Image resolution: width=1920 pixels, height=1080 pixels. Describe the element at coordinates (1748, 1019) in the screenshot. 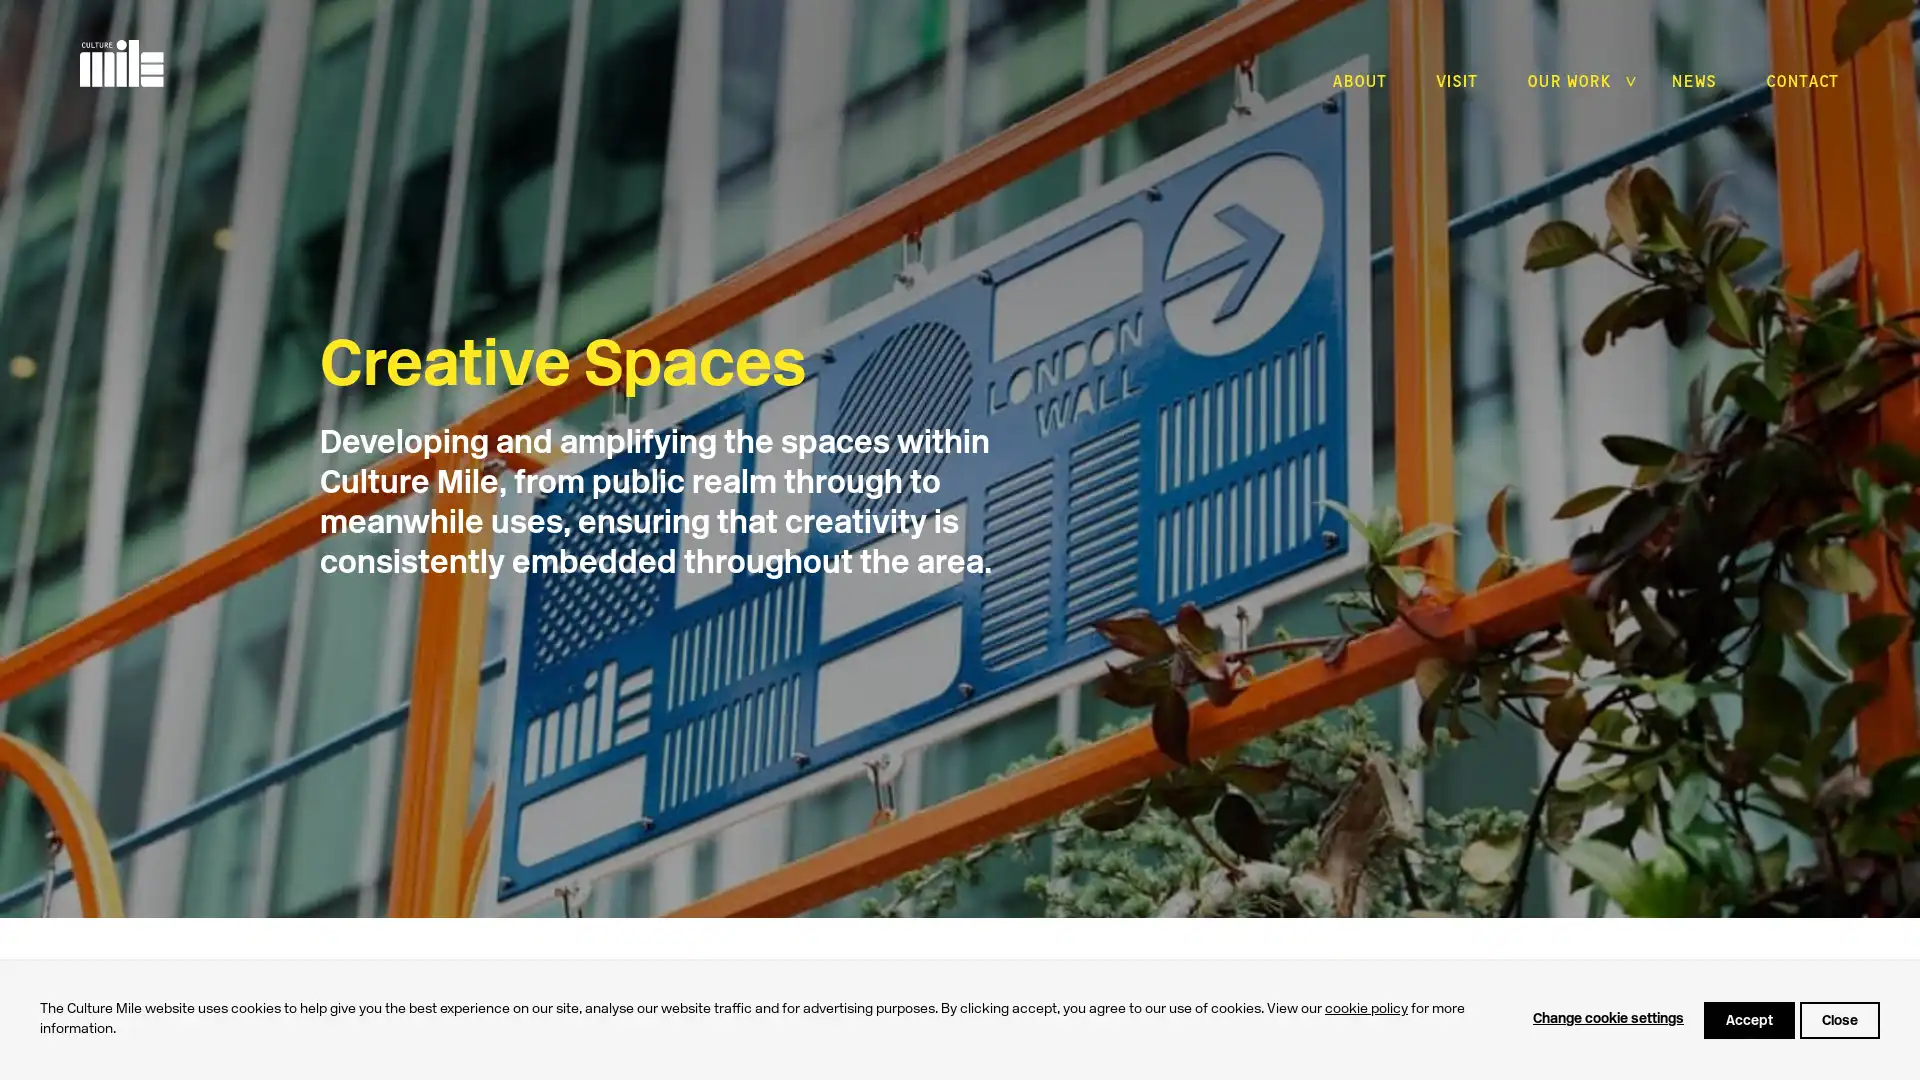

I see `Accept` at that location.